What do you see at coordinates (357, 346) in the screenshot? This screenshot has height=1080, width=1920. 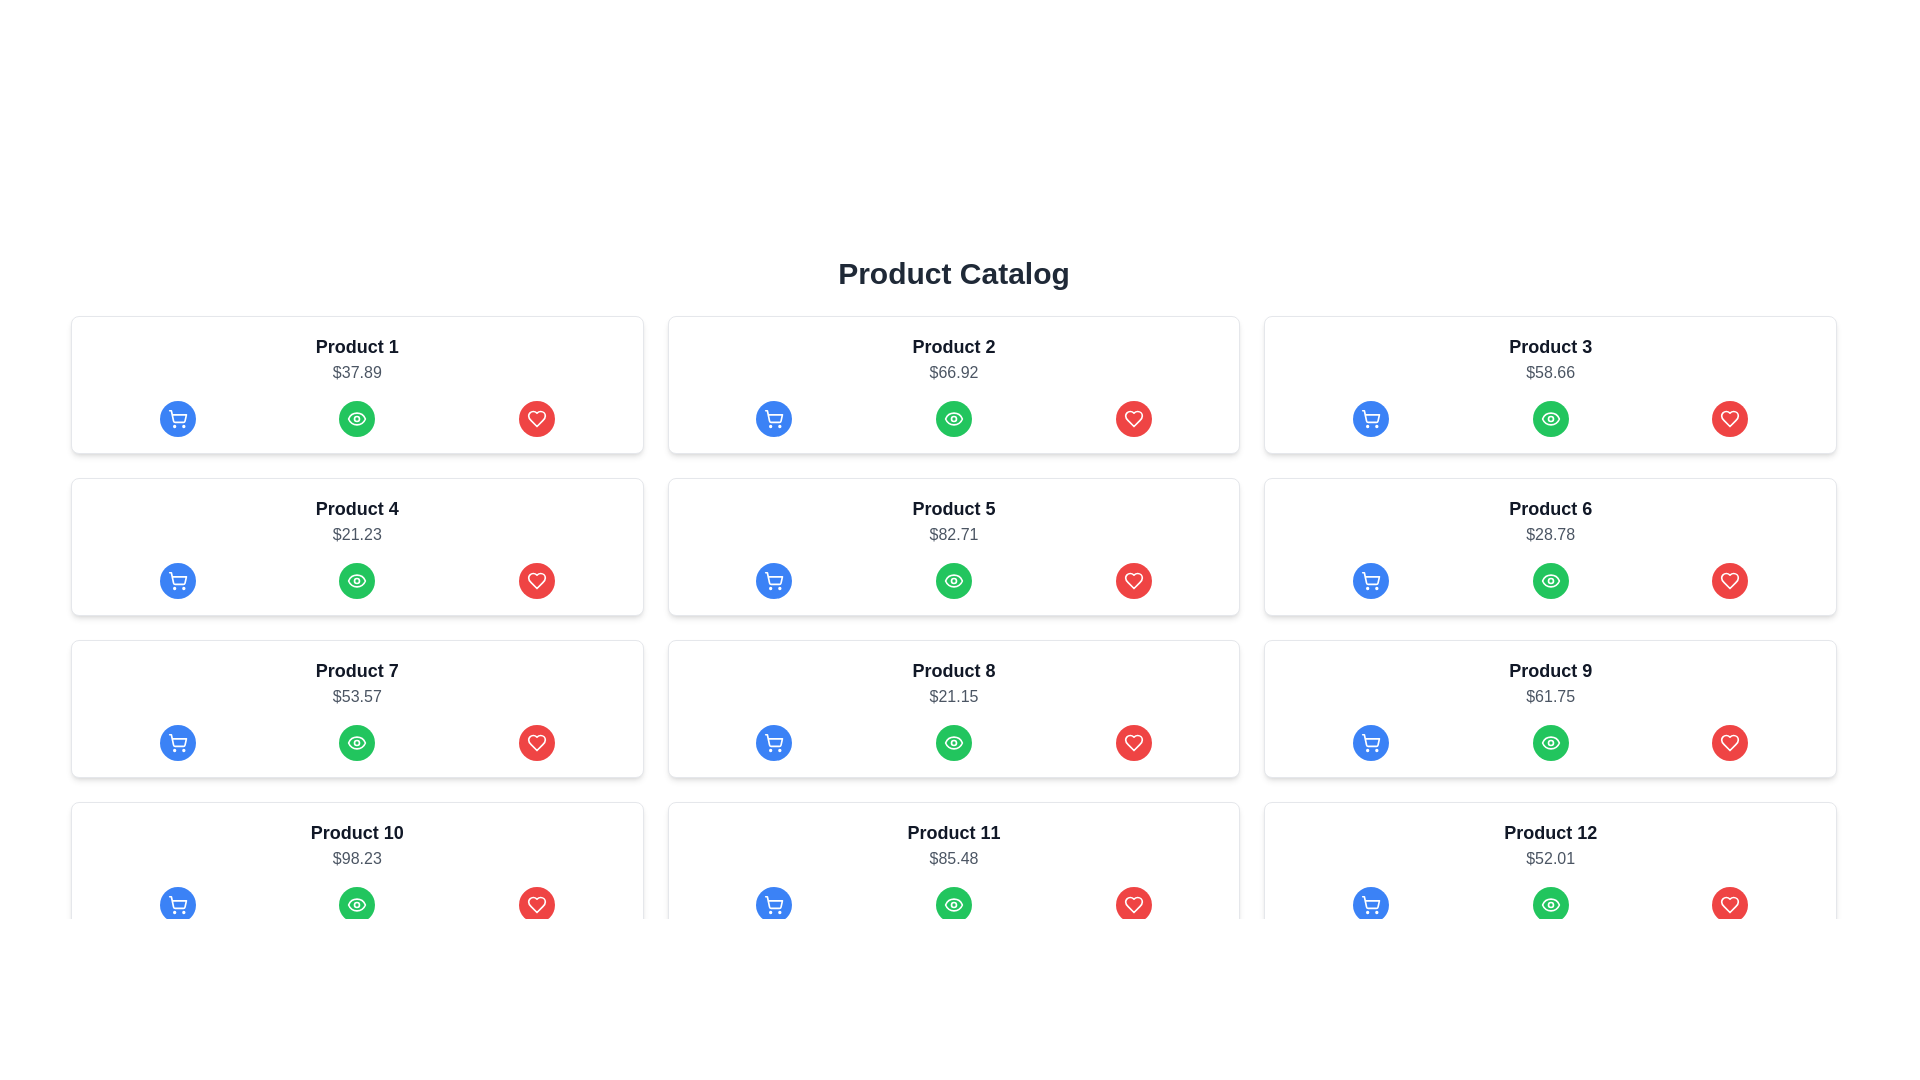 I see `the text label displaying 'Product 1', which is styled with a large, bold, dark gray font against a white background, located in the top-left product card of the grid layout` at bounding box center [357, 346].